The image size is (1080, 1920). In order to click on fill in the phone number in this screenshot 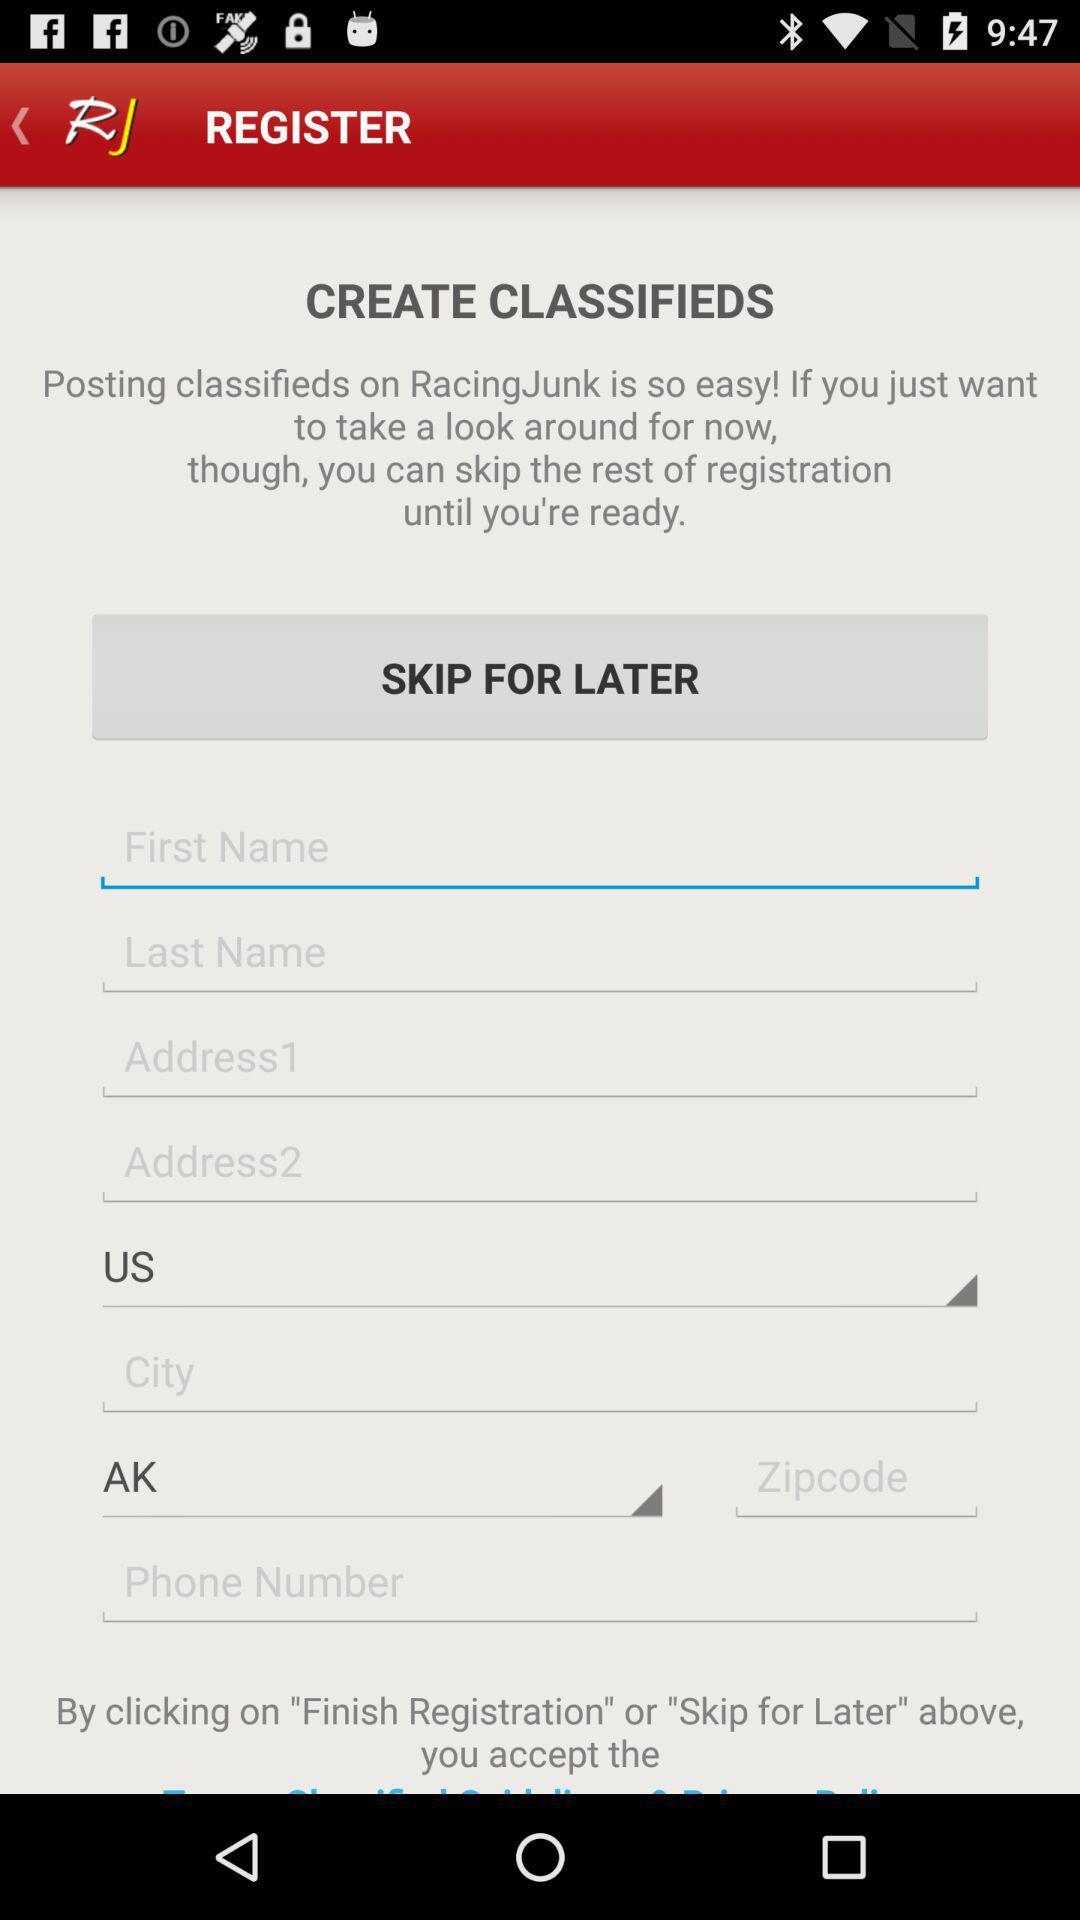, I will do `click(540, 1579)`.